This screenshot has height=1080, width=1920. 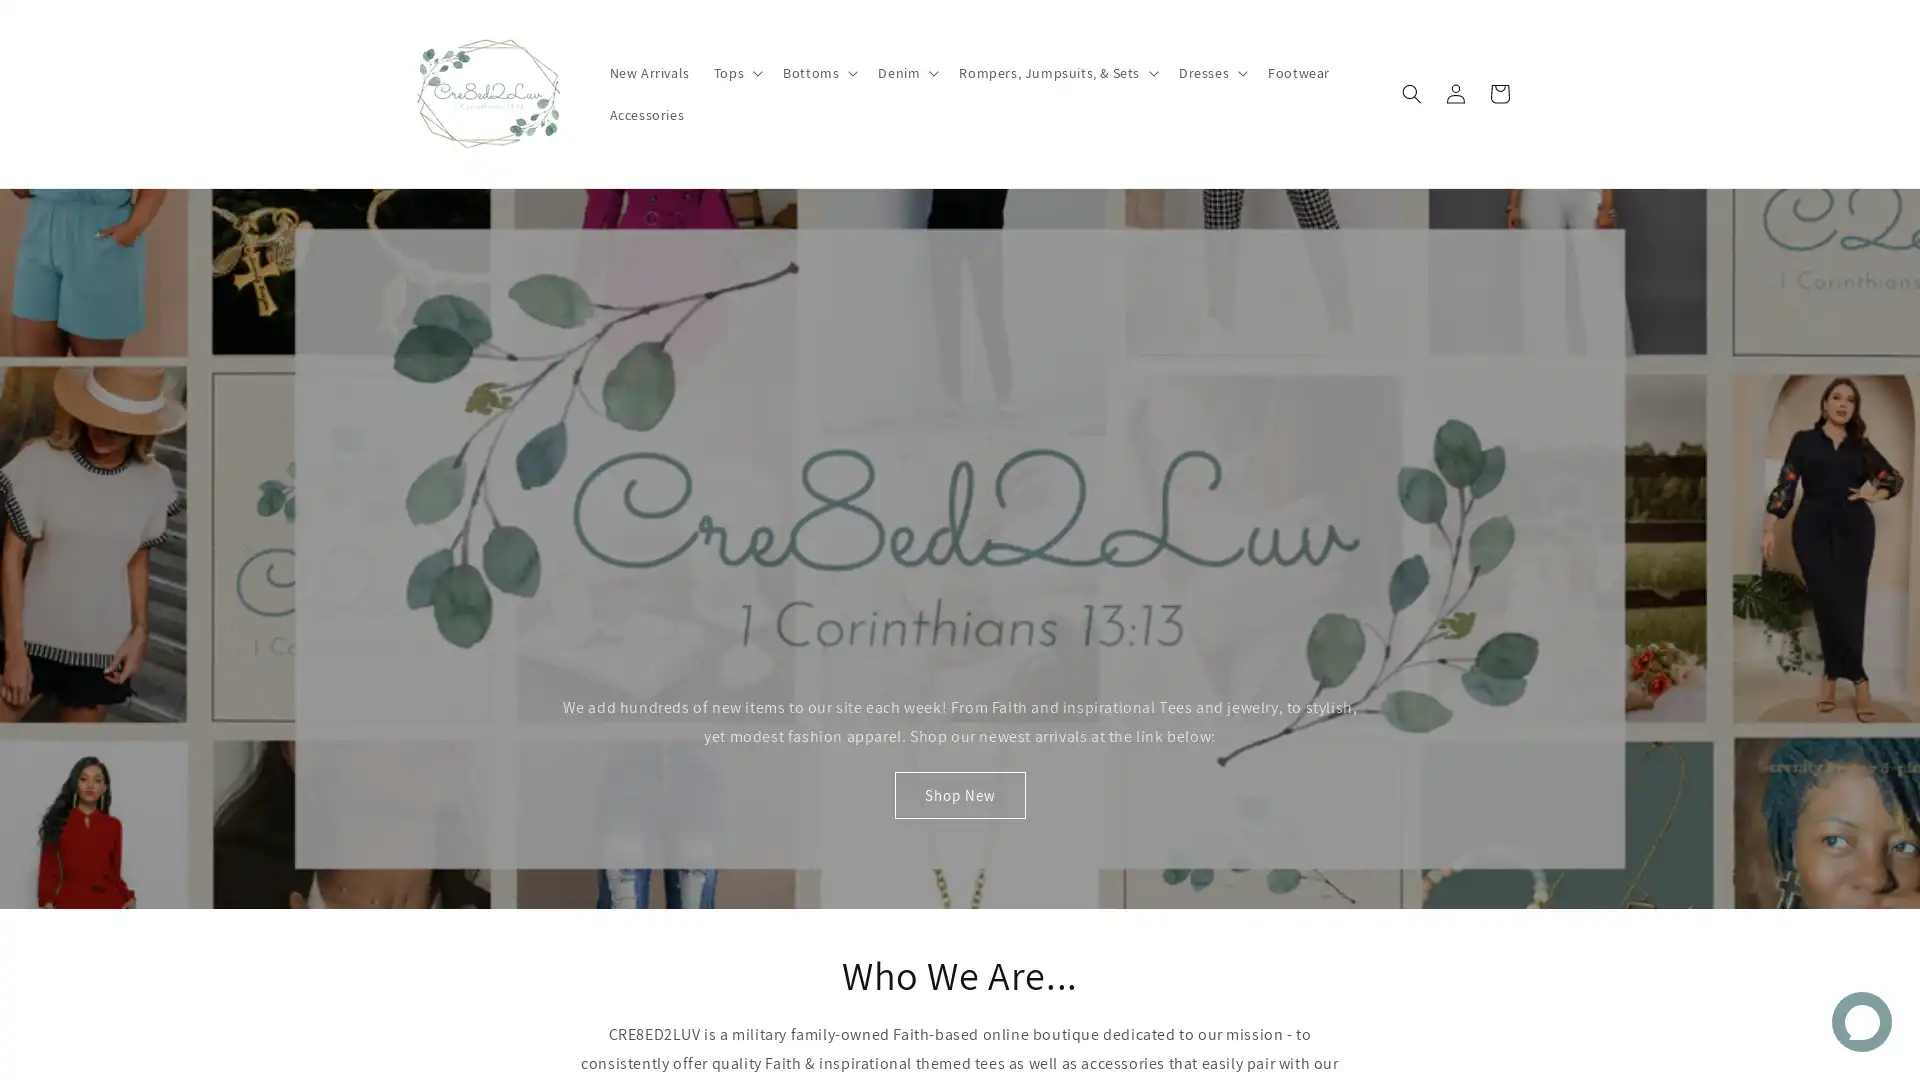 I want to click on Bottoms, so click(x=818, y=138).